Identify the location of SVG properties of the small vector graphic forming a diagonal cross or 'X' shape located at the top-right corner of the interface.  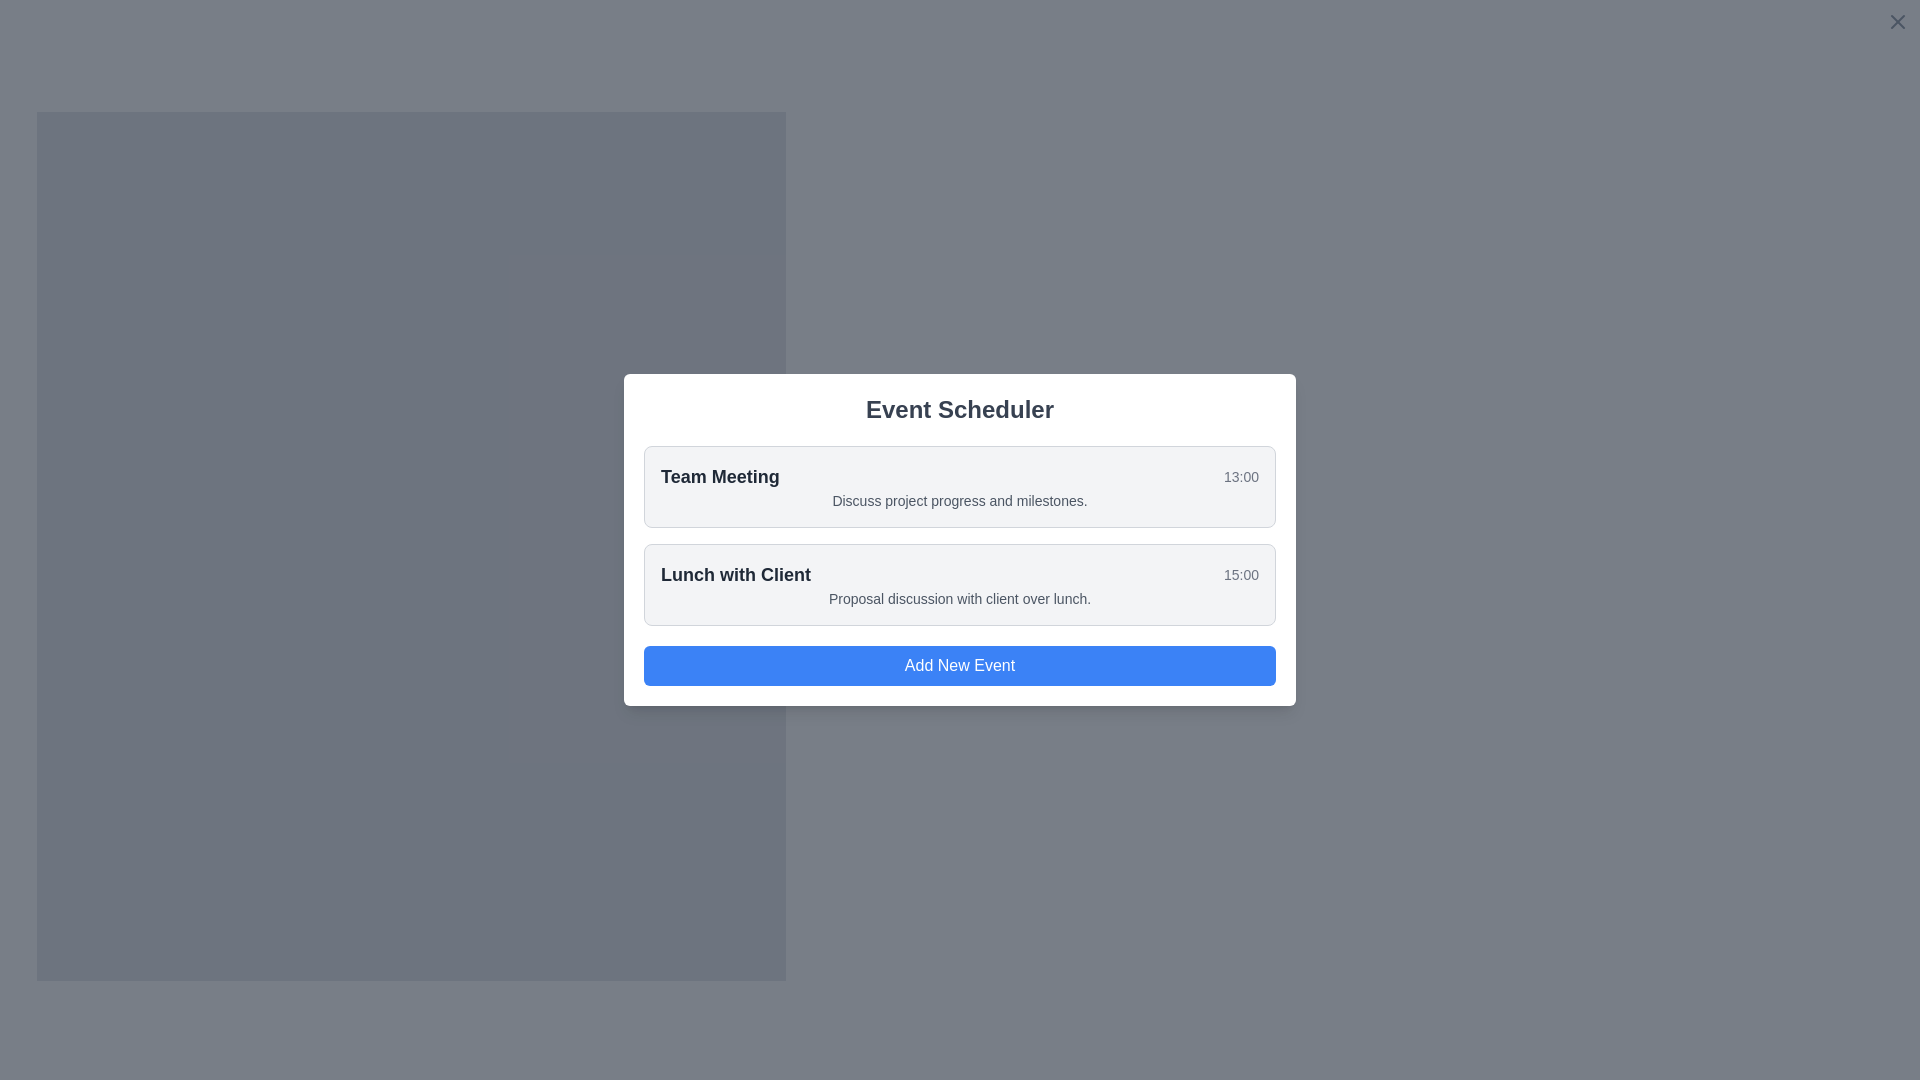
(1896, 22).